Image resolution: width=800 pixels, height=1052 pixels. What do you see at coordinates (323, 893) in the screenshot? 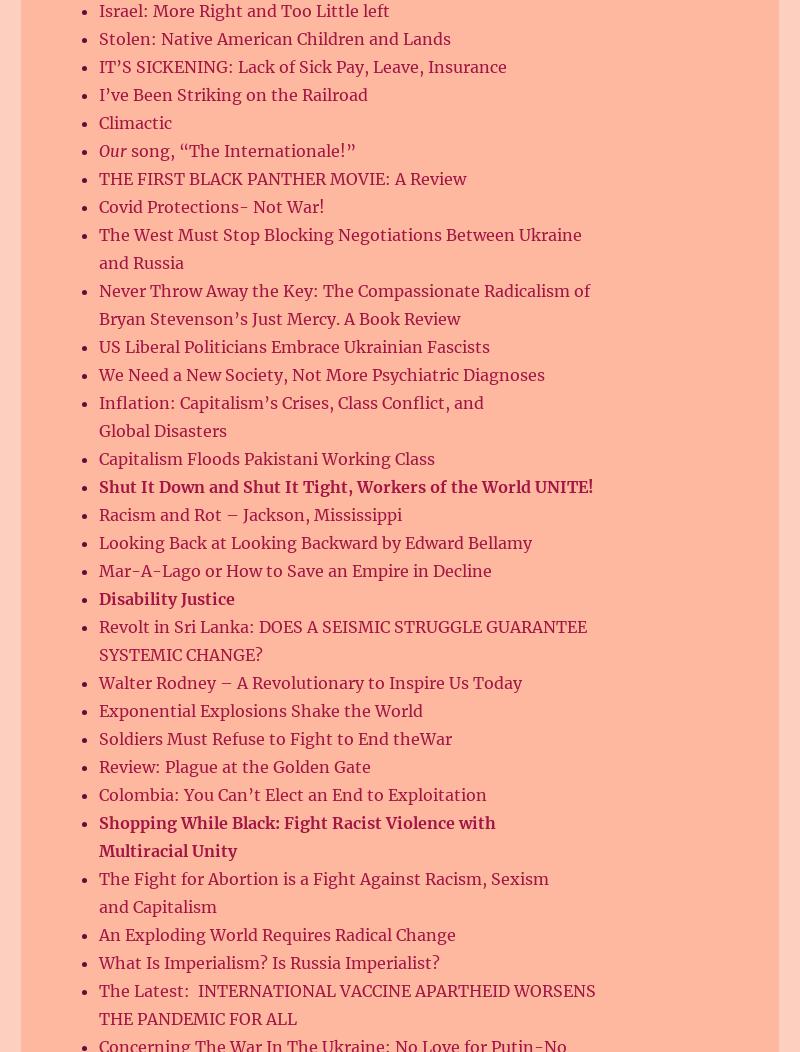
I see `'The Fight for Abortion is a Fight Against Racism, Sexism and Capitalism'` at bounding box center [323, 893].